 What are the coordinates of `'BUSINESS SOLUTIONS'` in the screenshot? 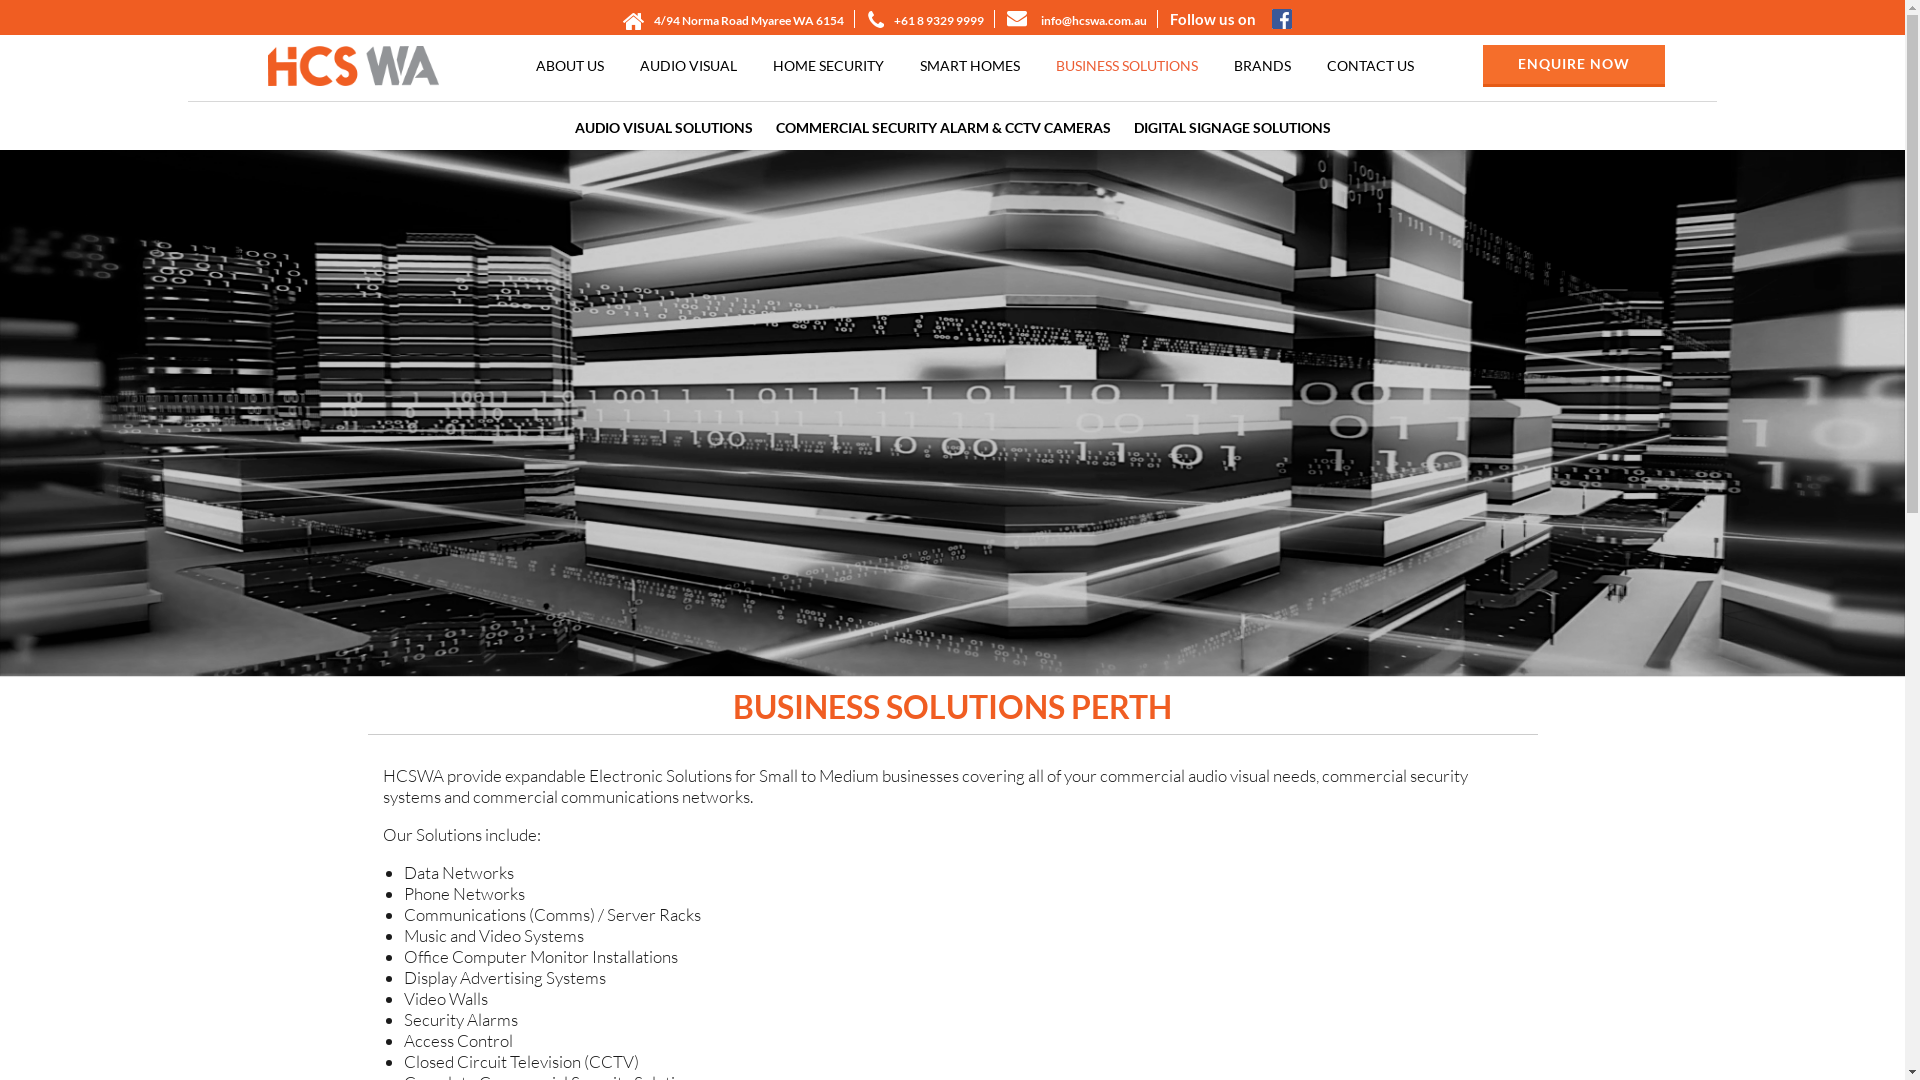 It's located at (1127, 64).